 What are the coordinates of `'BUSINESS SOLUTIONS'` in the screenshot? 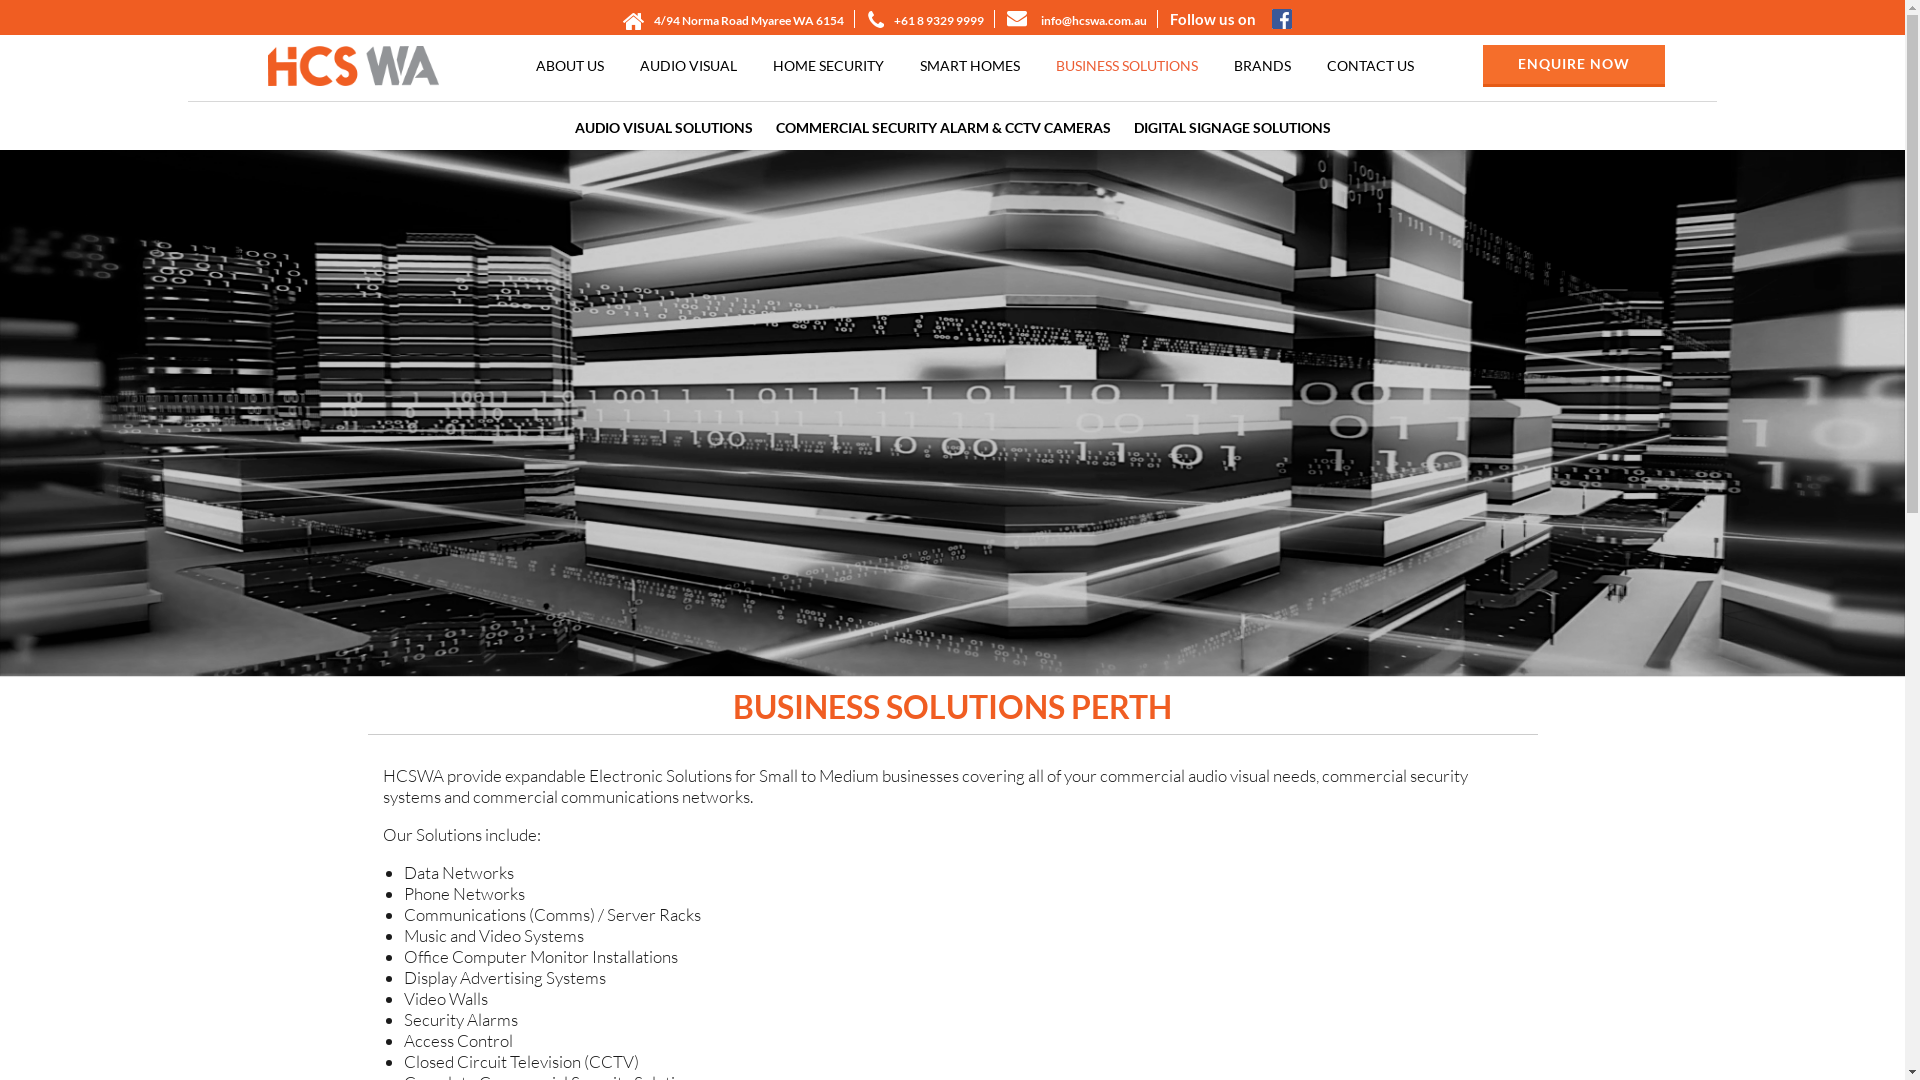 It's located at (1127, 64).